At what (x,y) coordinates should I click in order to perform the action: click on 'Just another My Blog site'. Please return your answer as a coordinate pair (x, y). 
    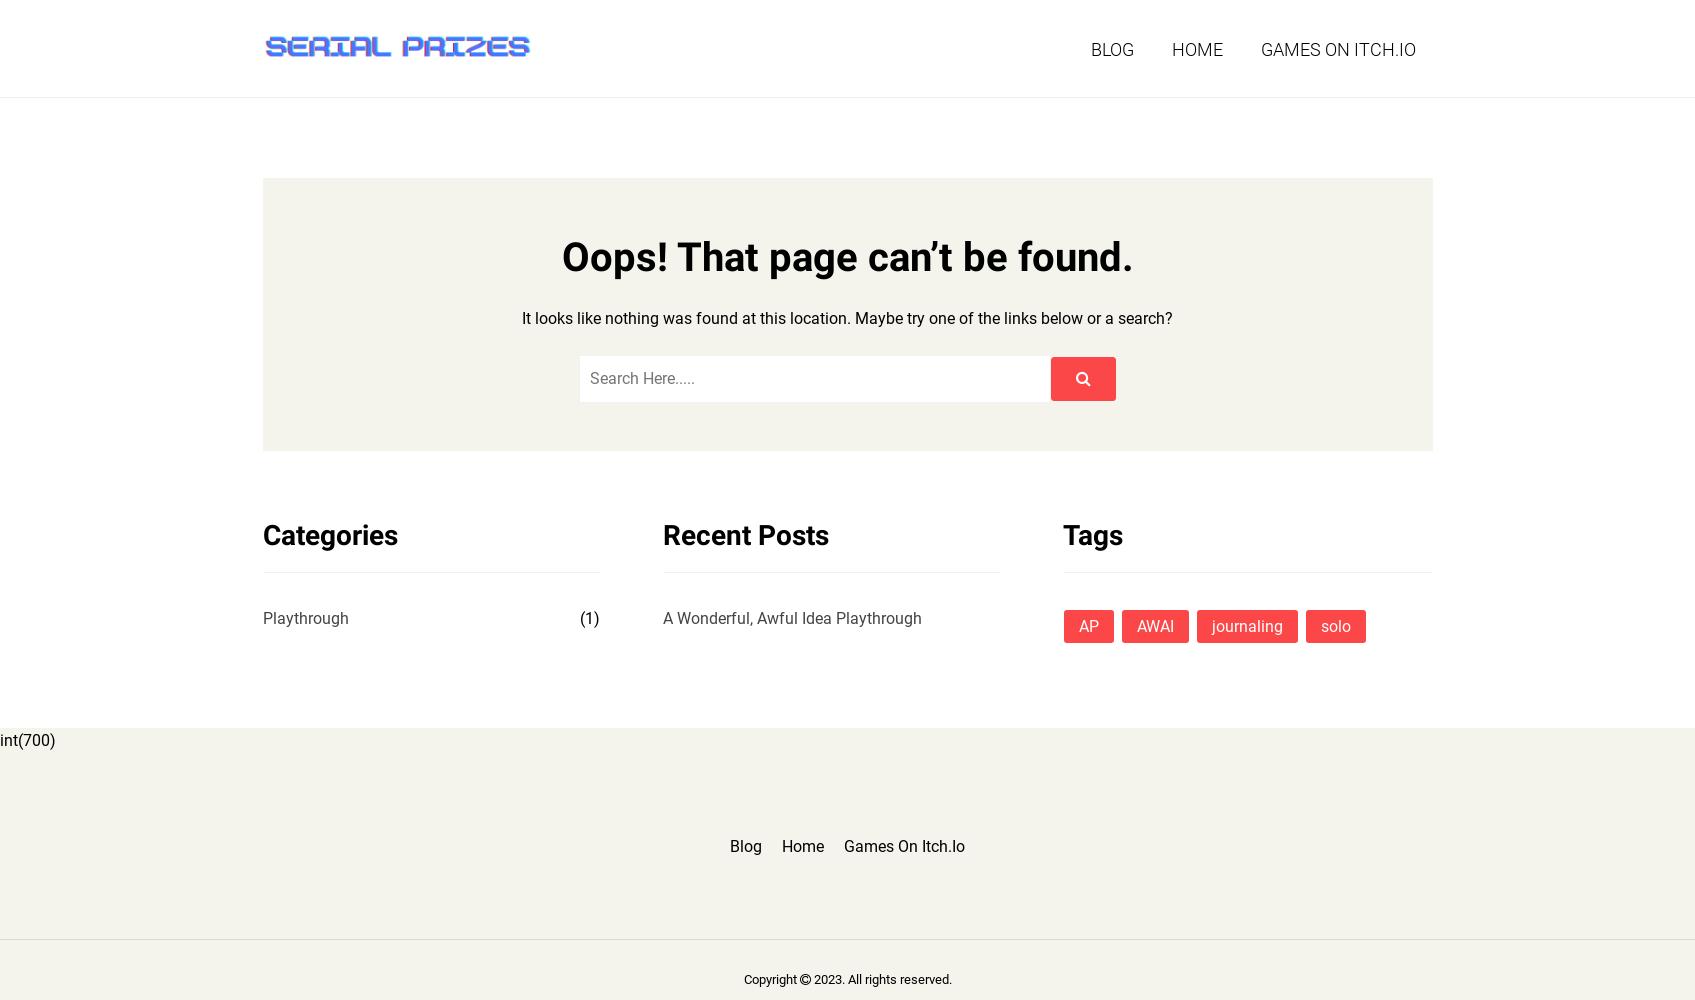
    Looking at the image, I should click on (354, 87).